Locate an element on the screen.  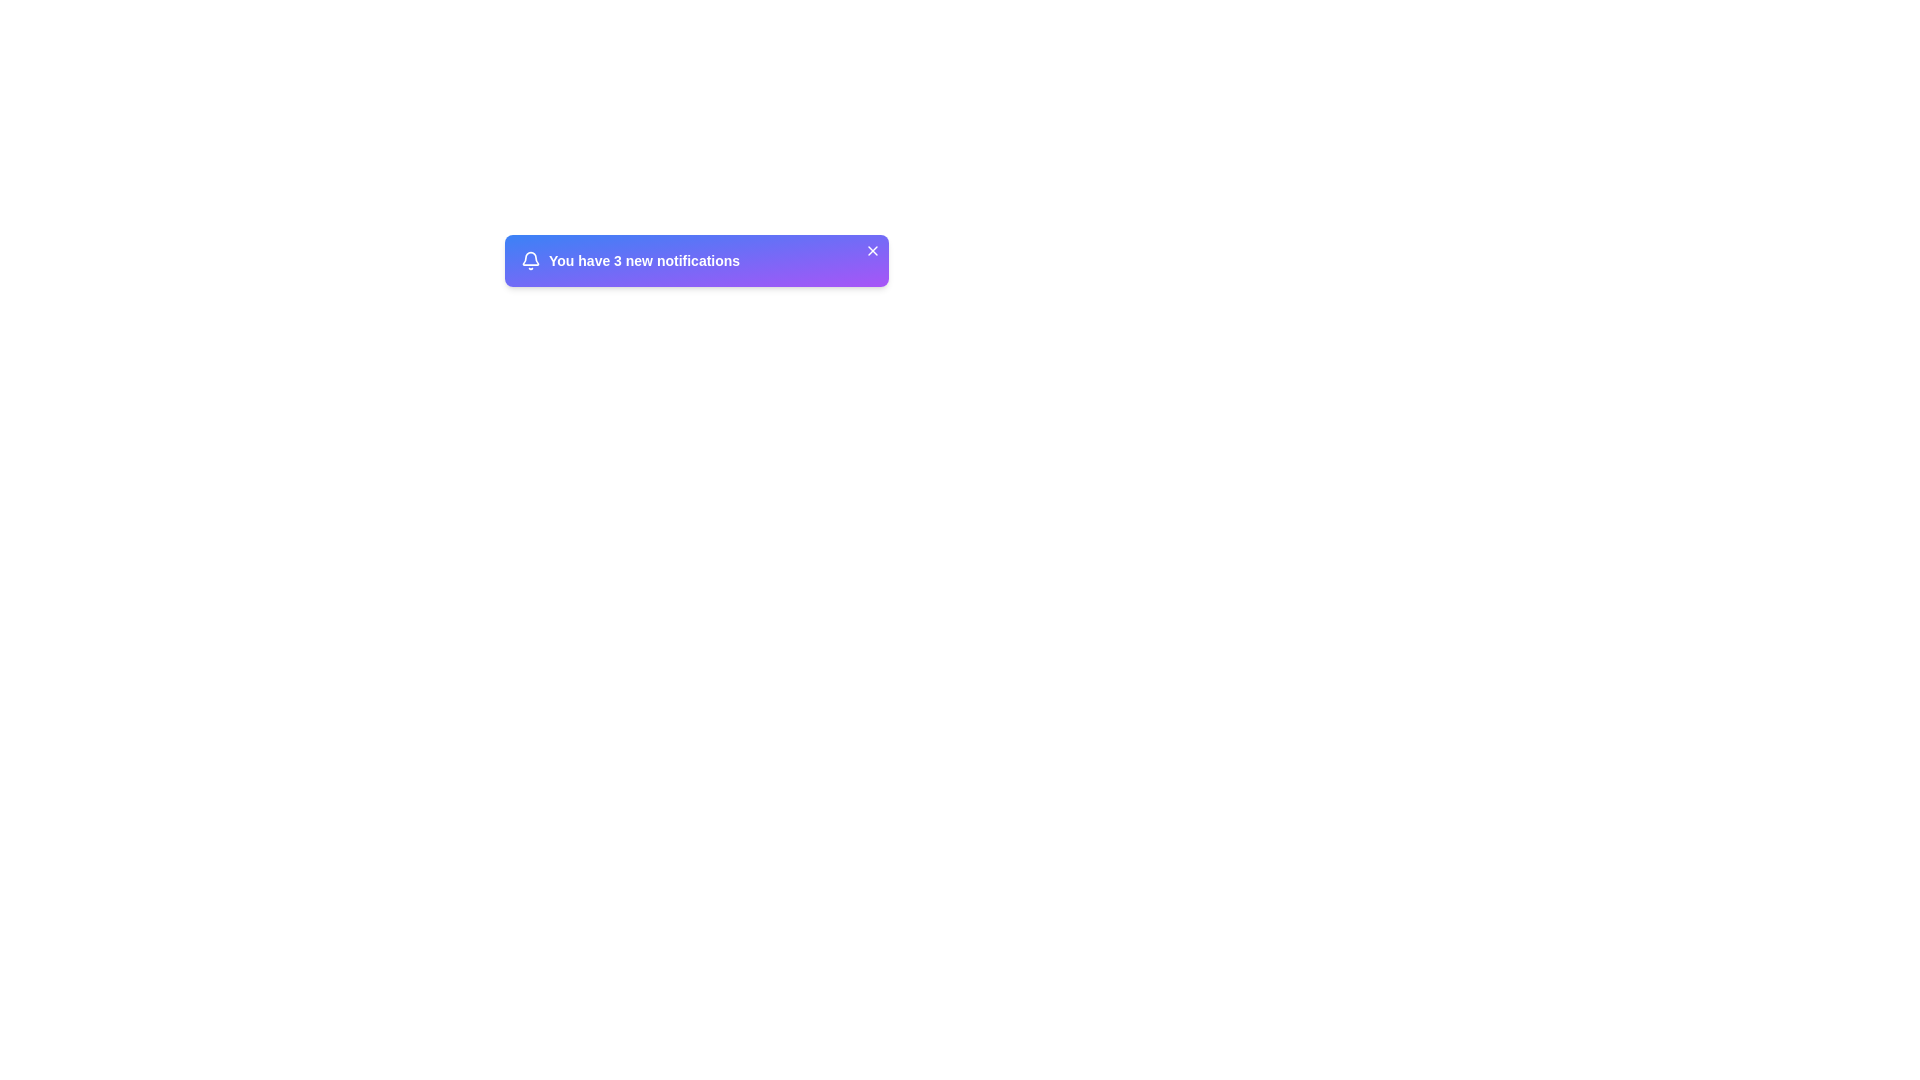
the bell icon located at the far left within the notification bar, which indicates the presence of new alerts or updates is located at coordinates (531, 260).